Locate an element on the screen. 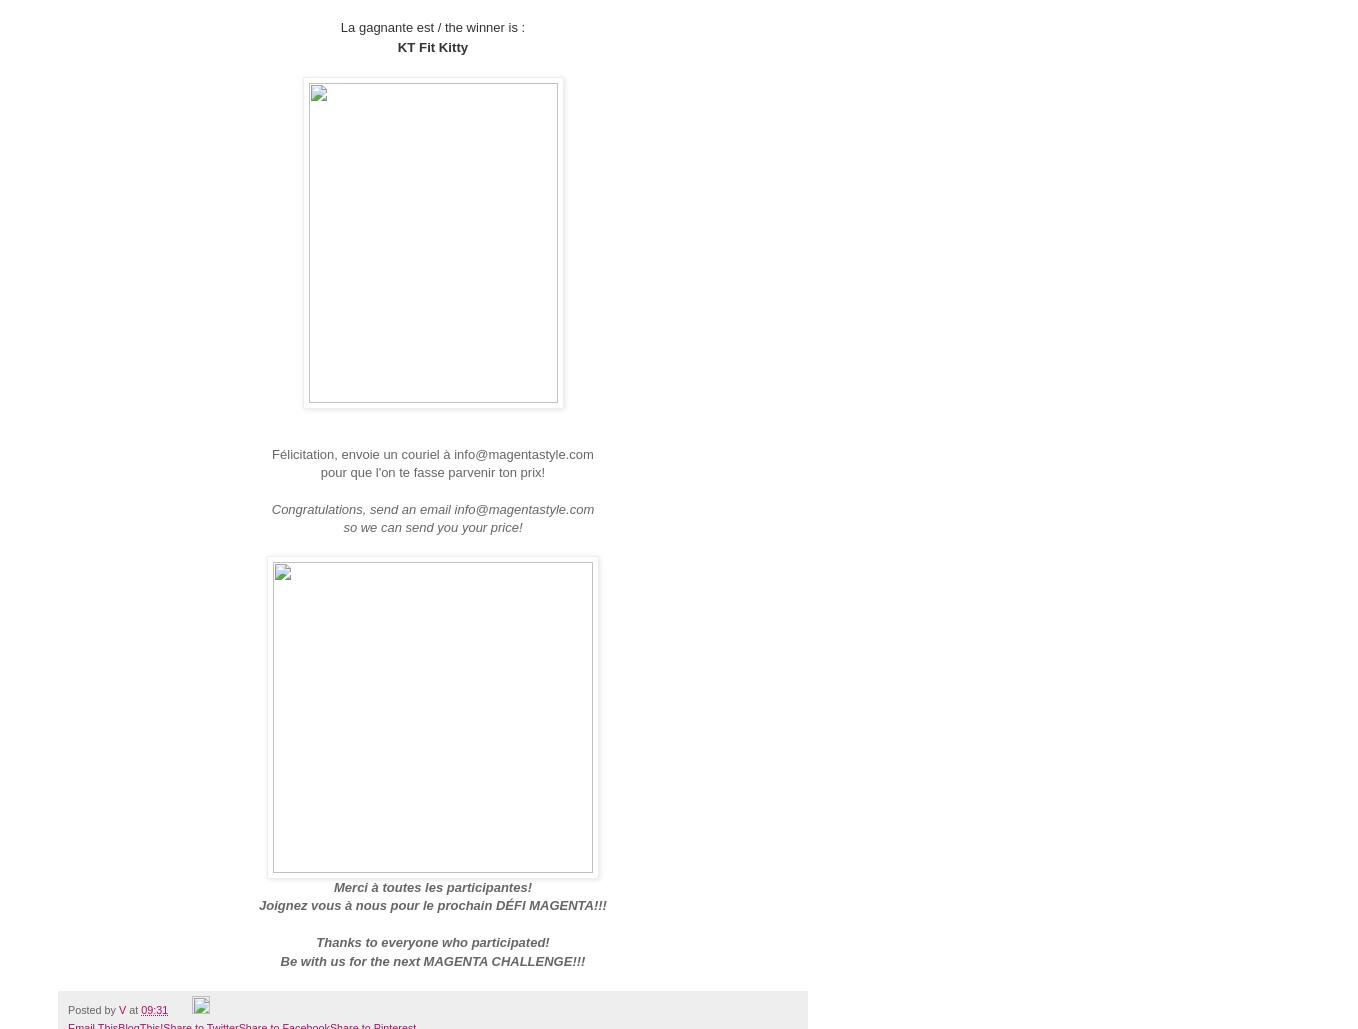 This screenshot has height=1029, width=1358. 'Posted by' is located at coordinates (68, 1008).